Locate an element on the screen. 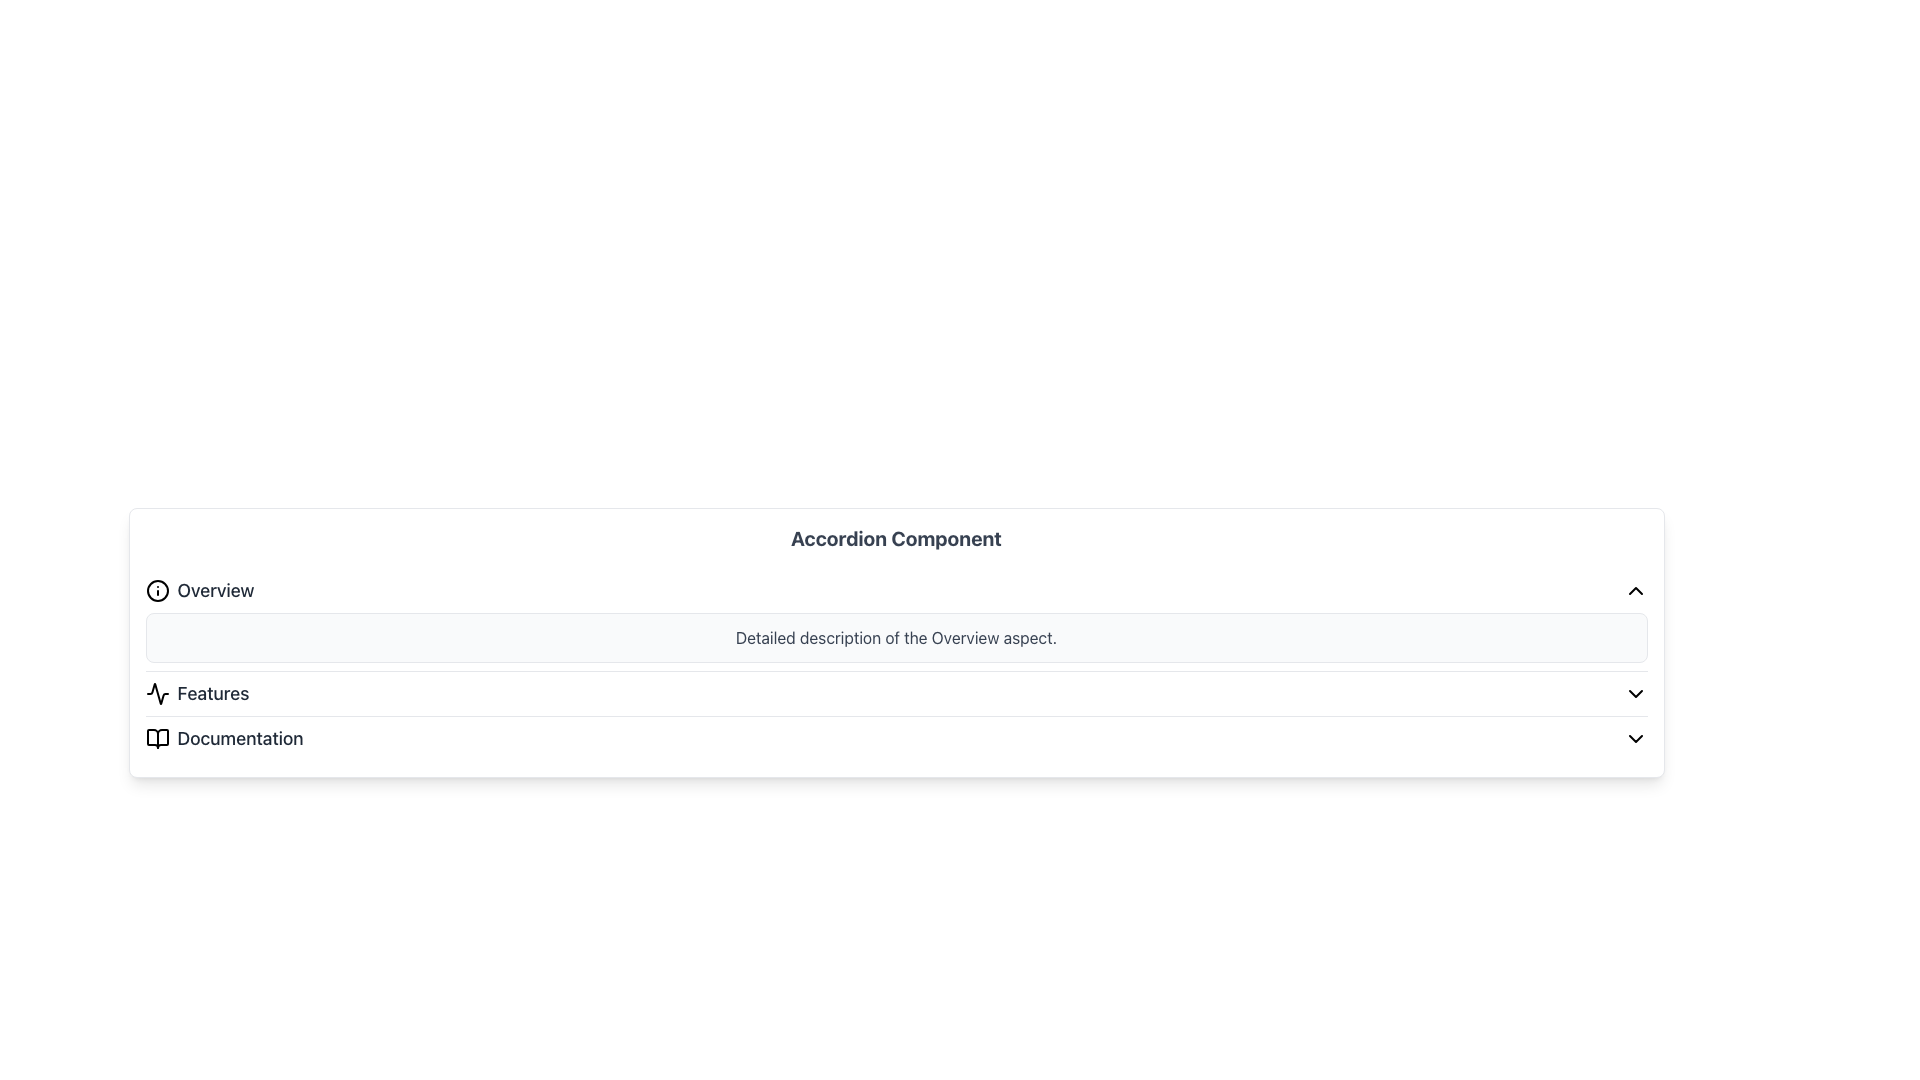  the prominent header with the text 'Accordion Component', which is styled in an extra-large bold font and is centered at the top of its section is located at coordinates (895, 538).